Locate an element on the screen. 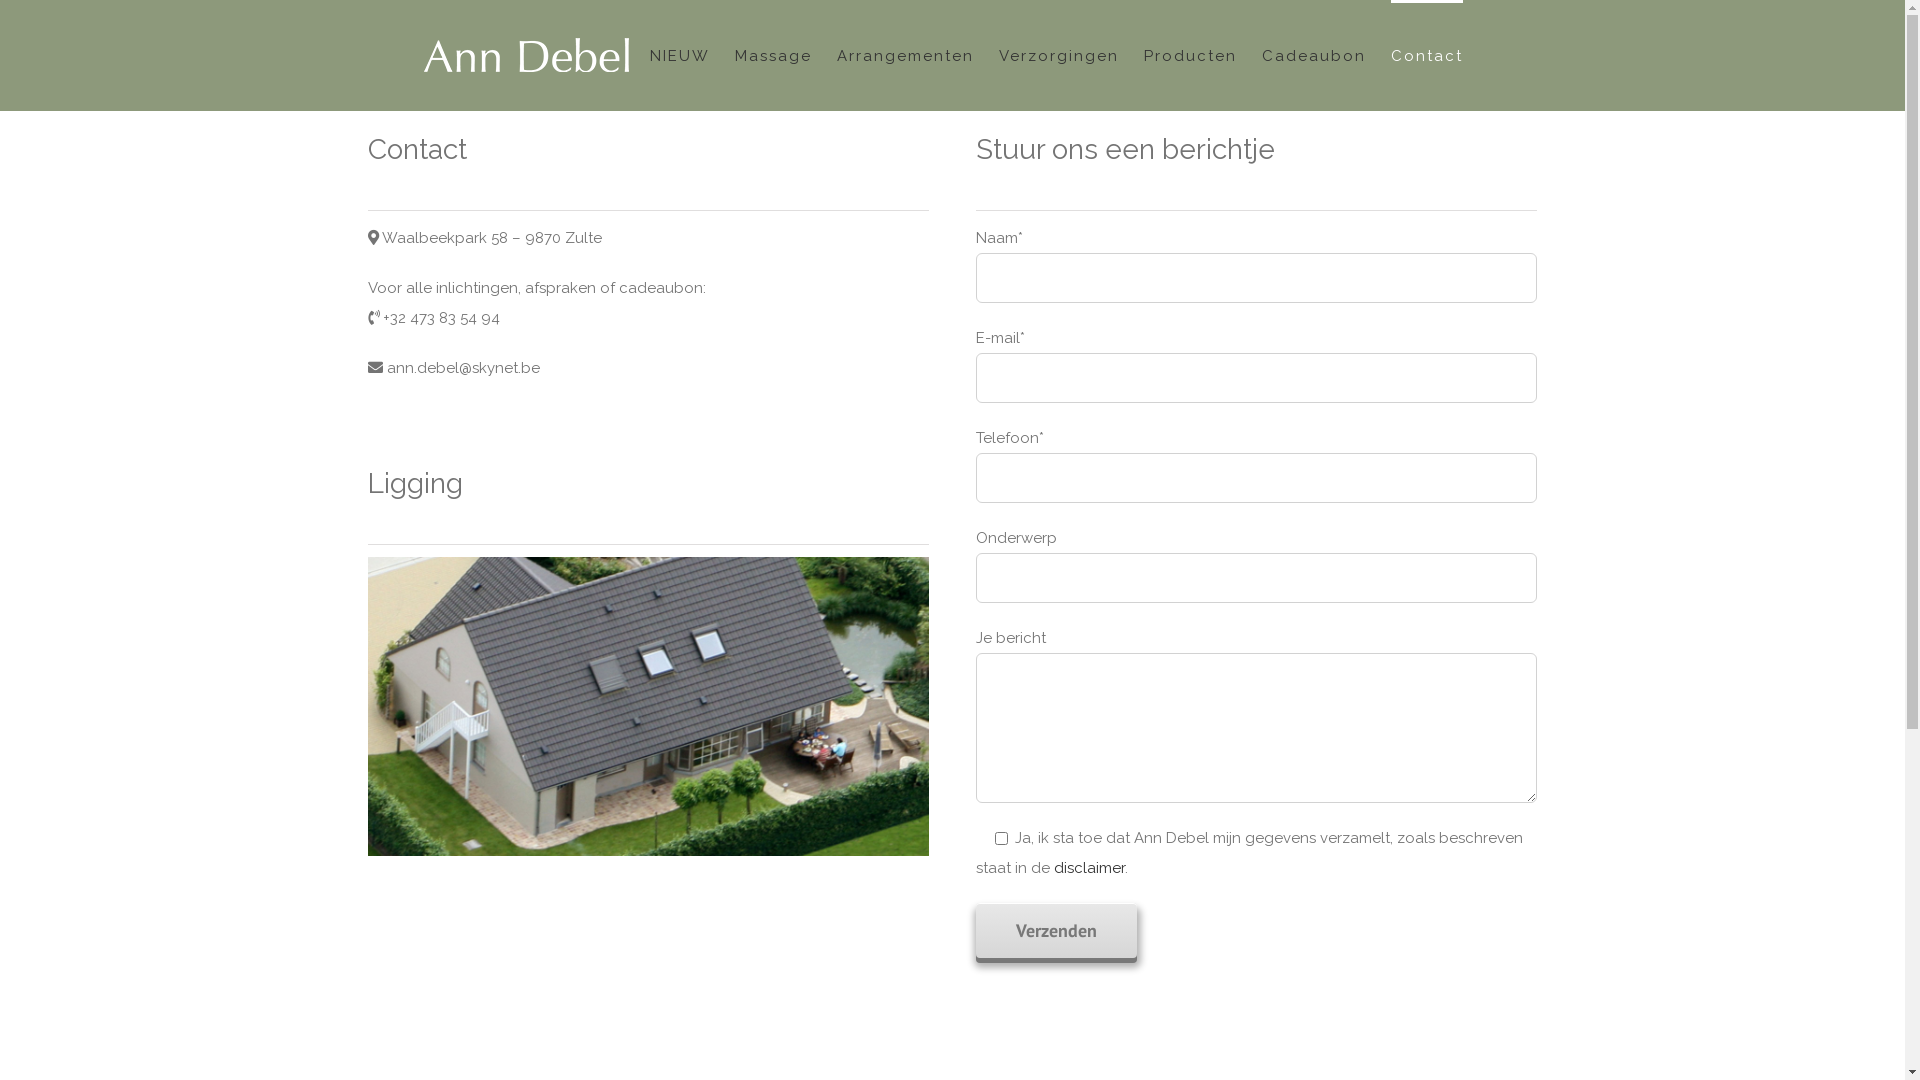 Image resolution: width=1920 pixels, height=1080 pixels. 'Cadeaubon' is located at coordinates (1314, 53).